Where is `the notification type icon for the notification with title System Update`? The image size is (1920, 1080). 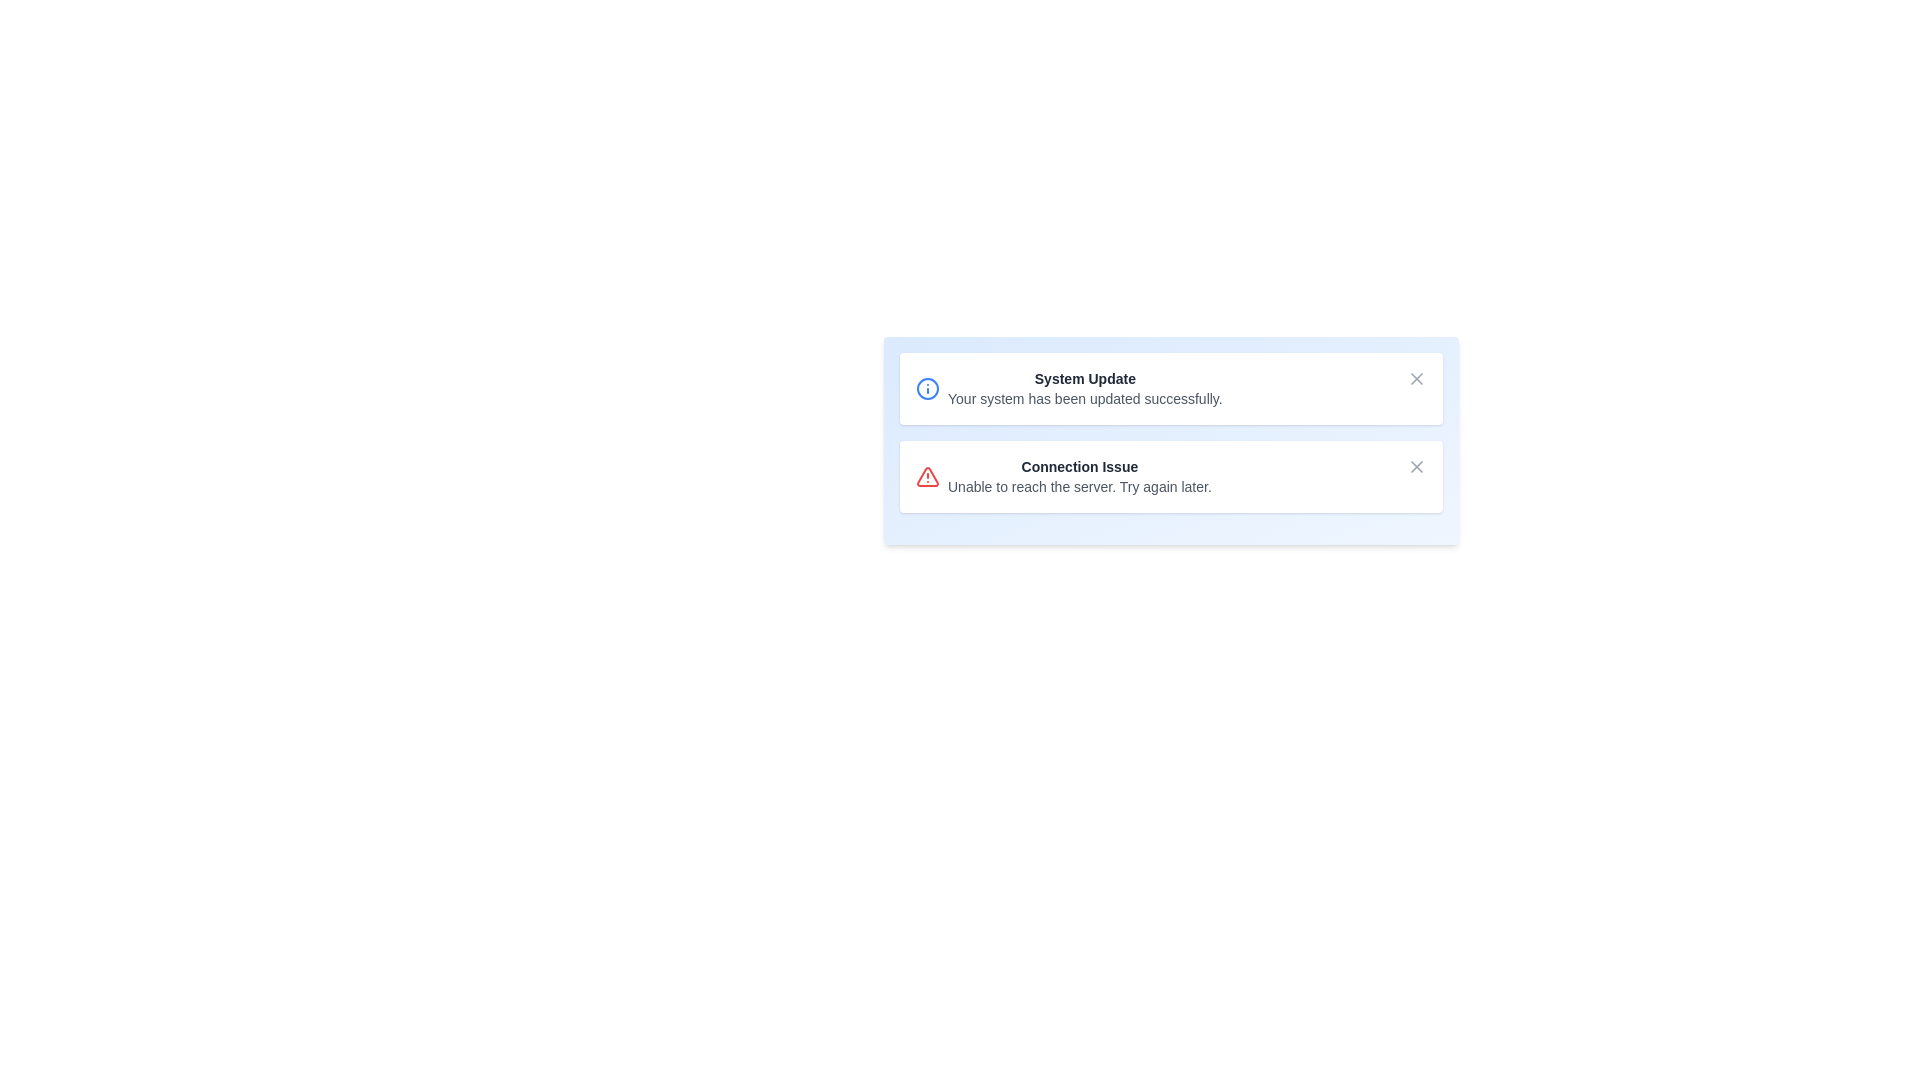
the notification type icon for the notification with title System Update is located at coordinates (926, 389).